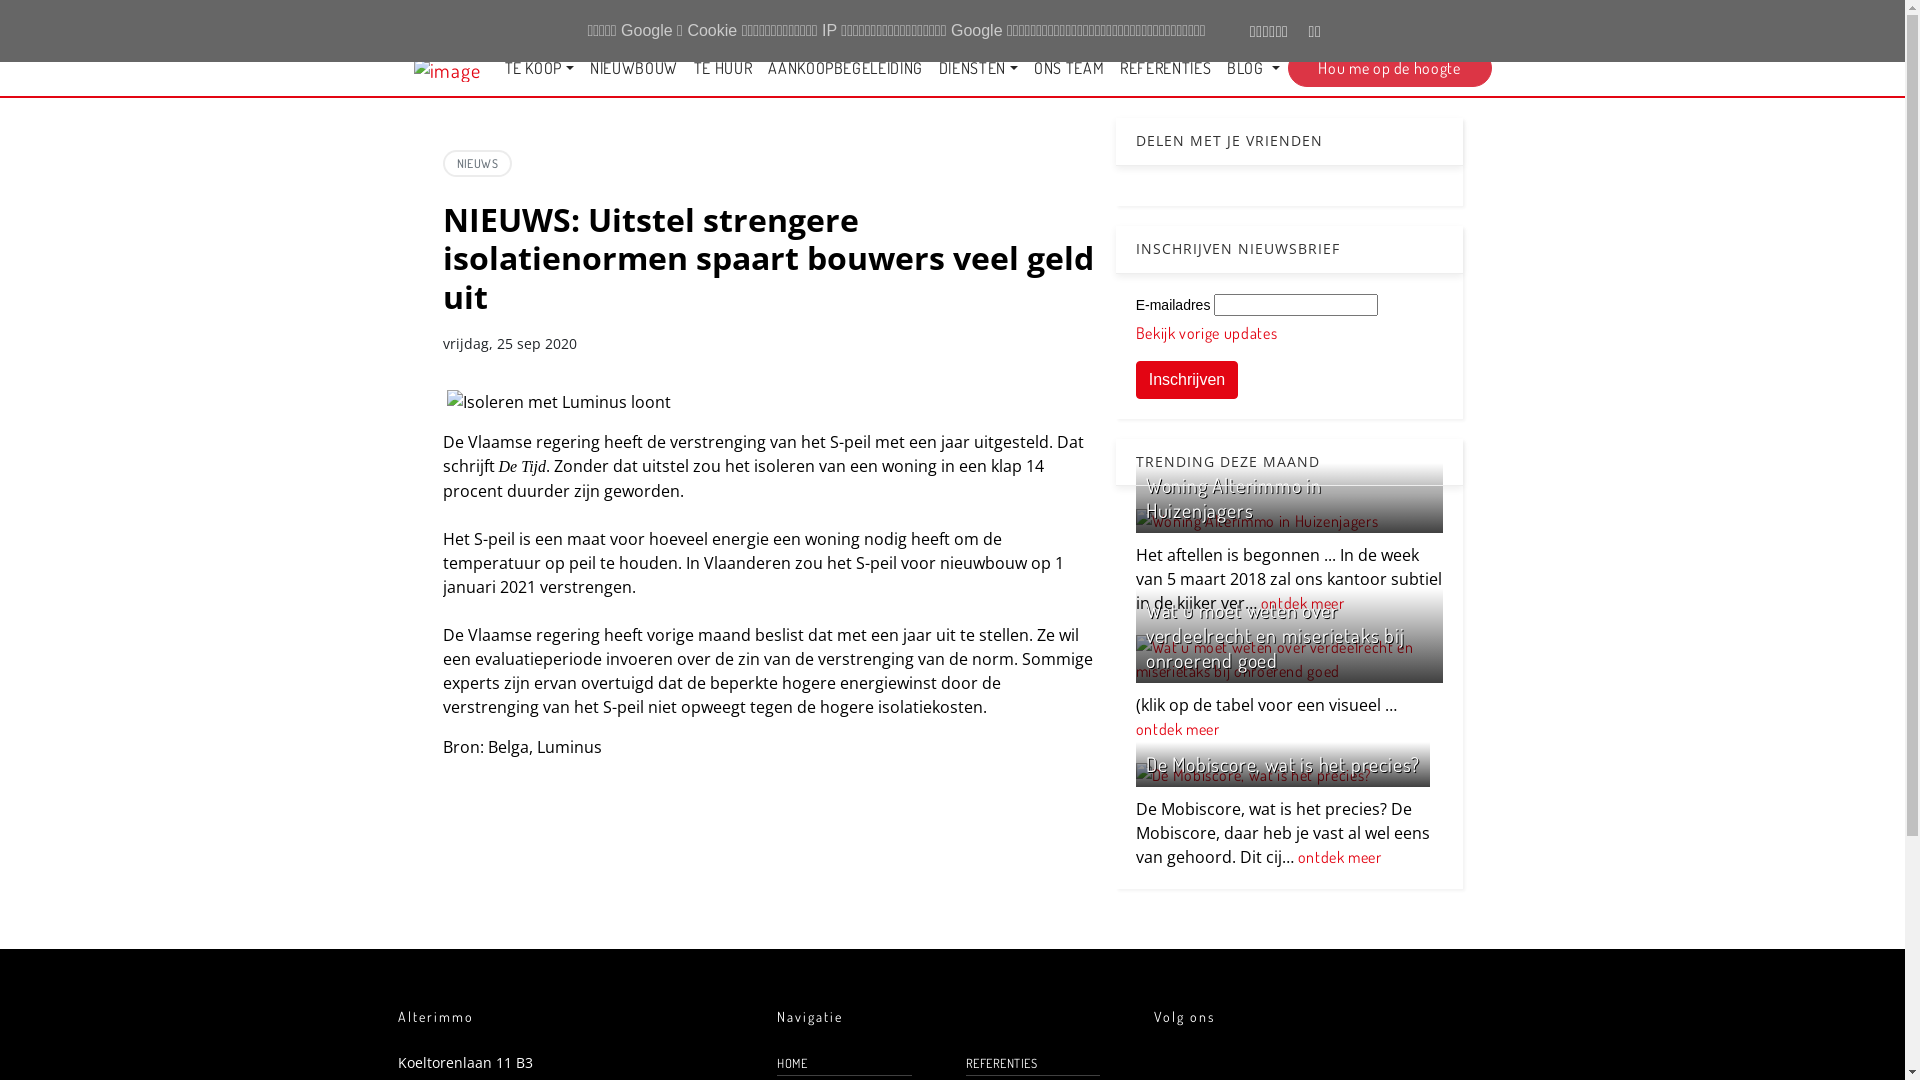  What do you see at coordinates (1146, 763) in the screenshot?
I see `'De Mobiscore, wat is het precies?'` at bounding box center [1146, 763].